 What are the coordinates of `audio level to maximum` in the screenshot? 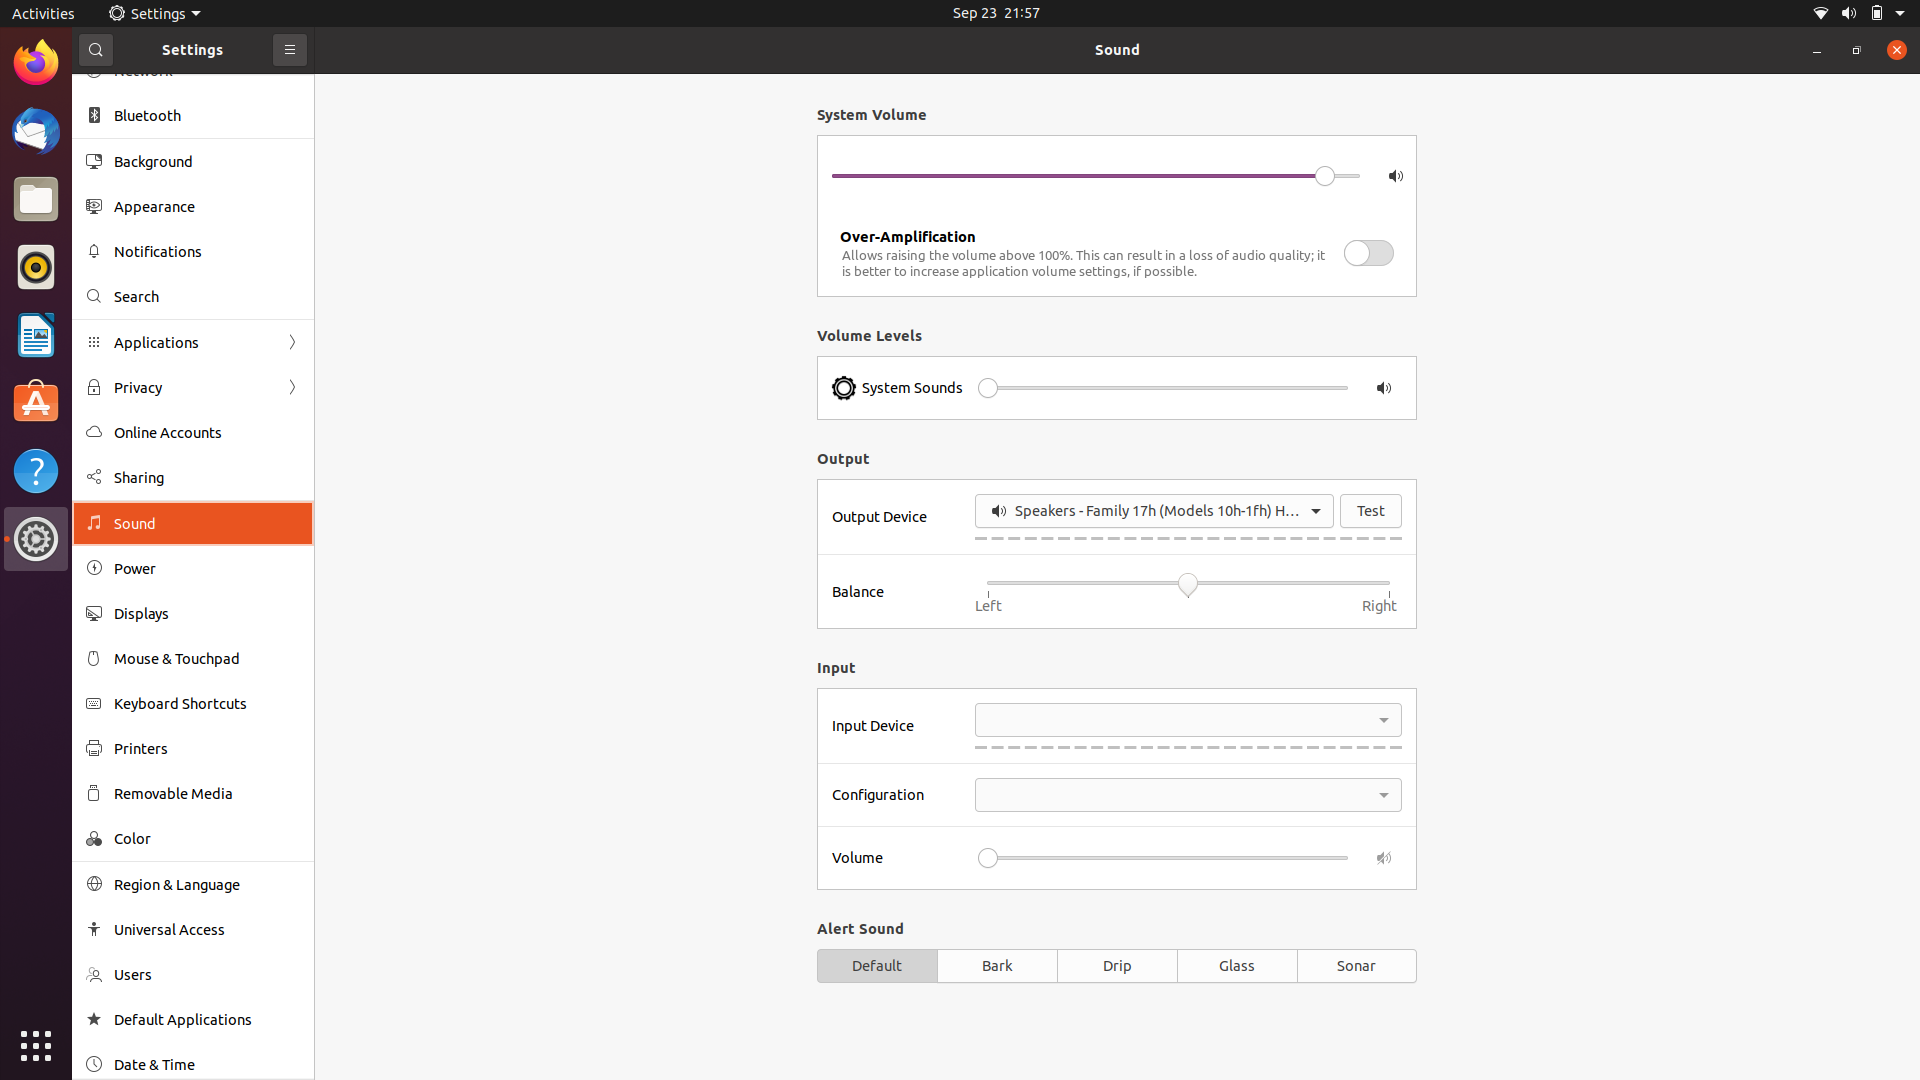 It's located at (1309, 388).